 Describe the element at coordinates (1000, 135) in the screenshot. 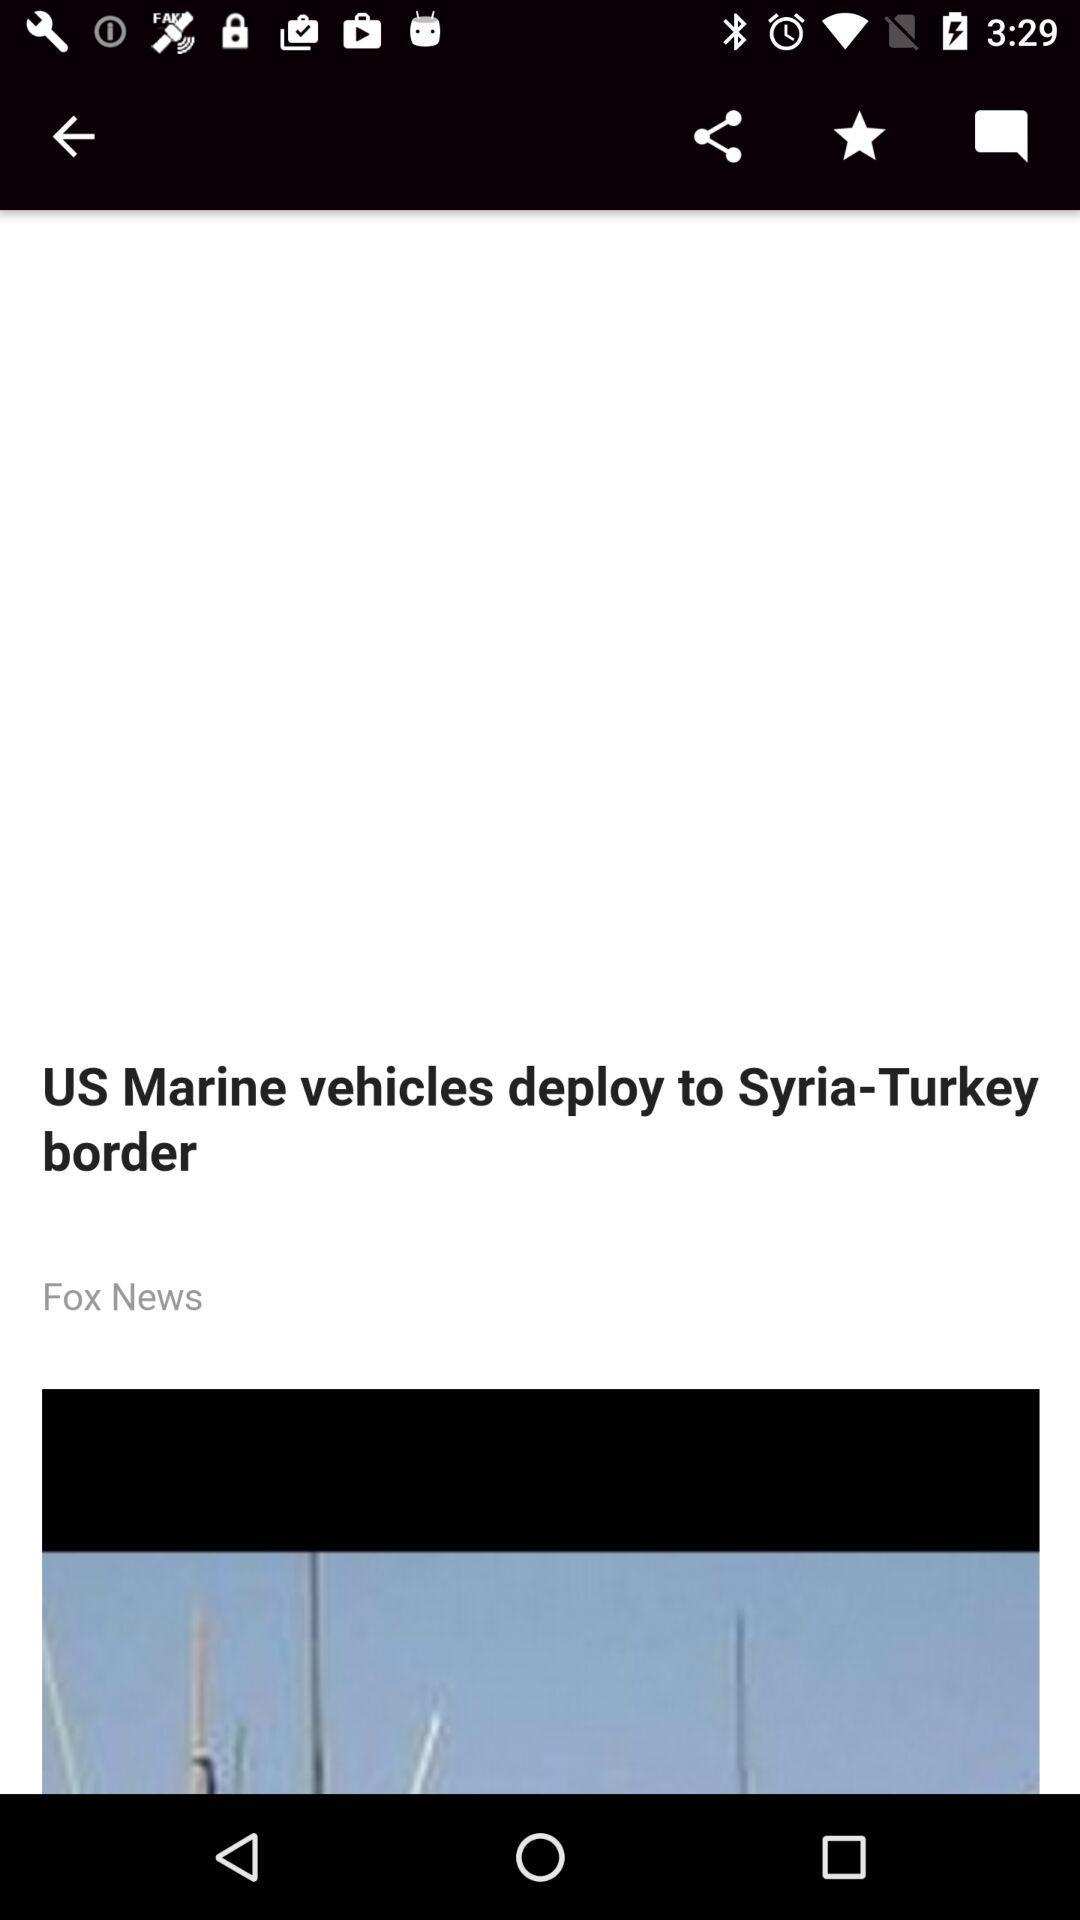

I see `chat function` at that location.